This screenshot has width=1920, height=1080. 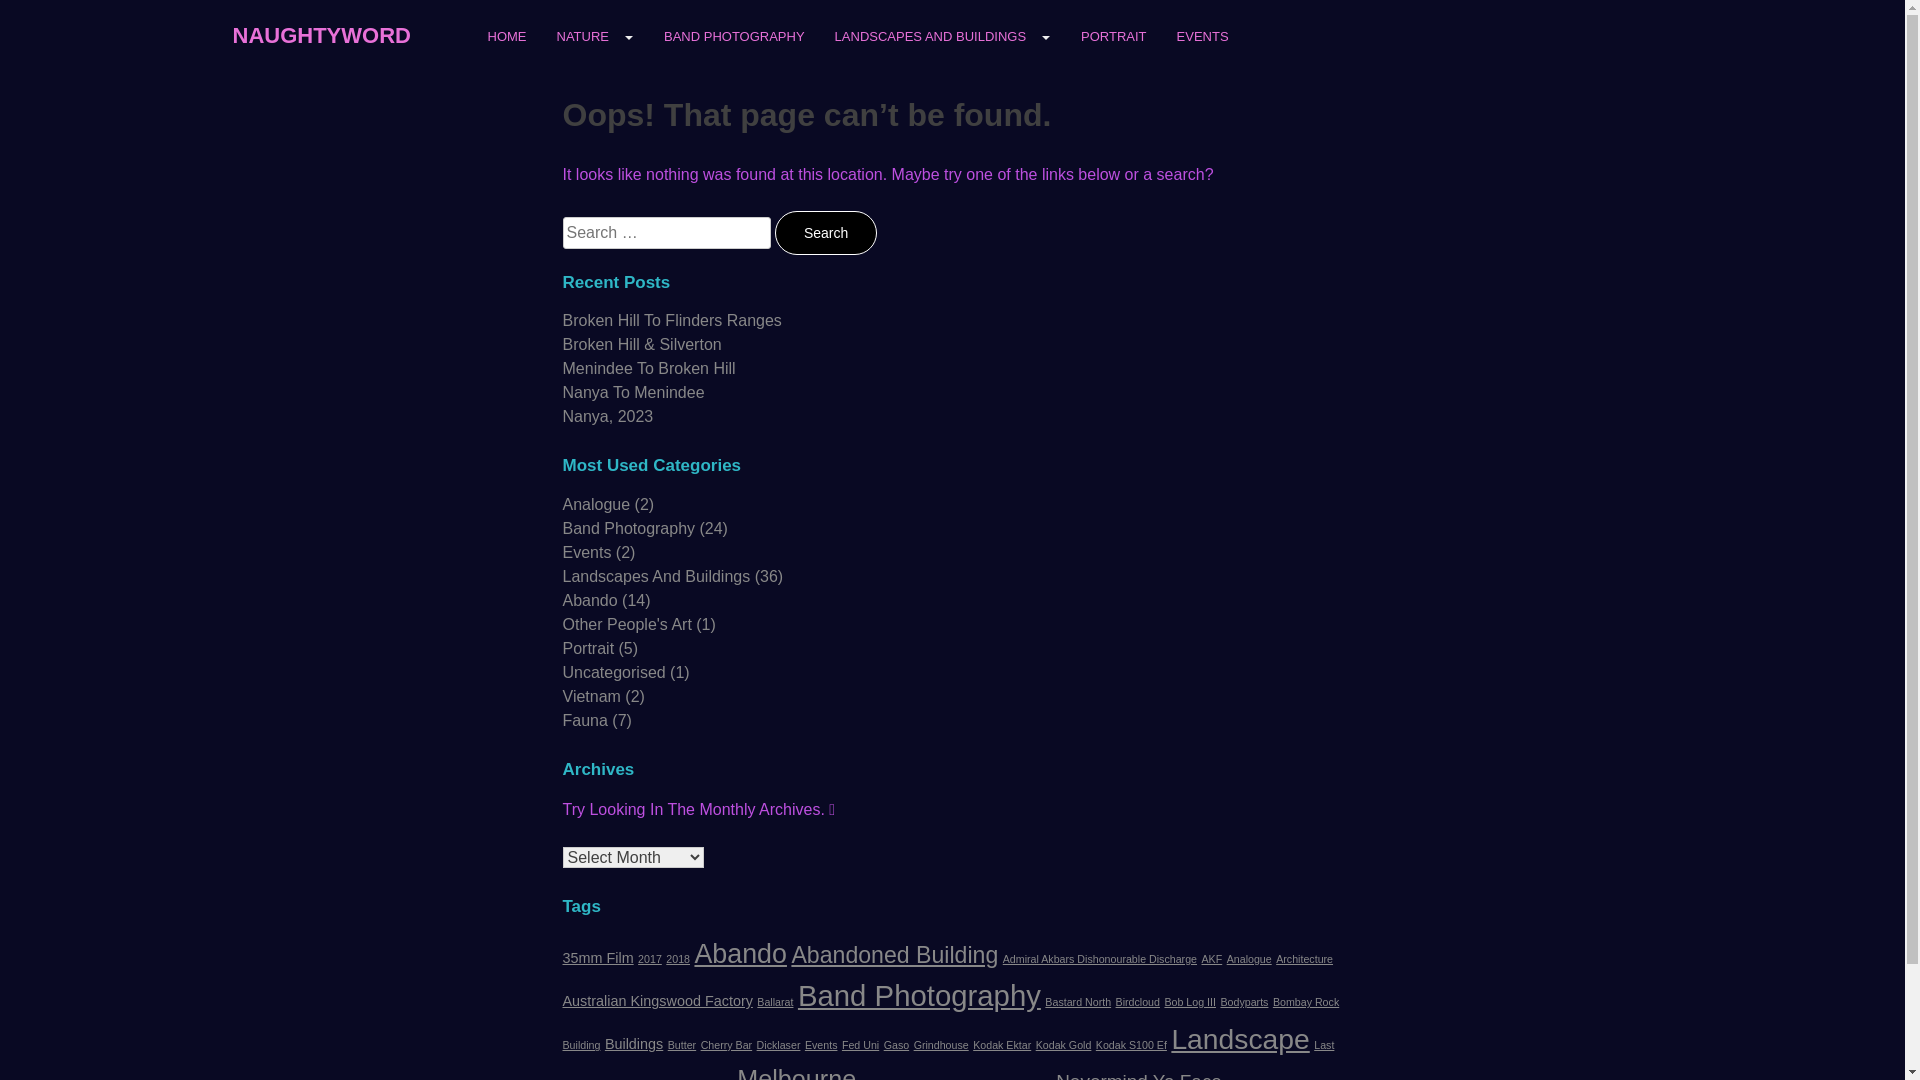 What do you see at coordinates (671, 319) in the screenshot?
I see `'Broken Hill To Flinders Ranges'` at bounding box center [671, 319].